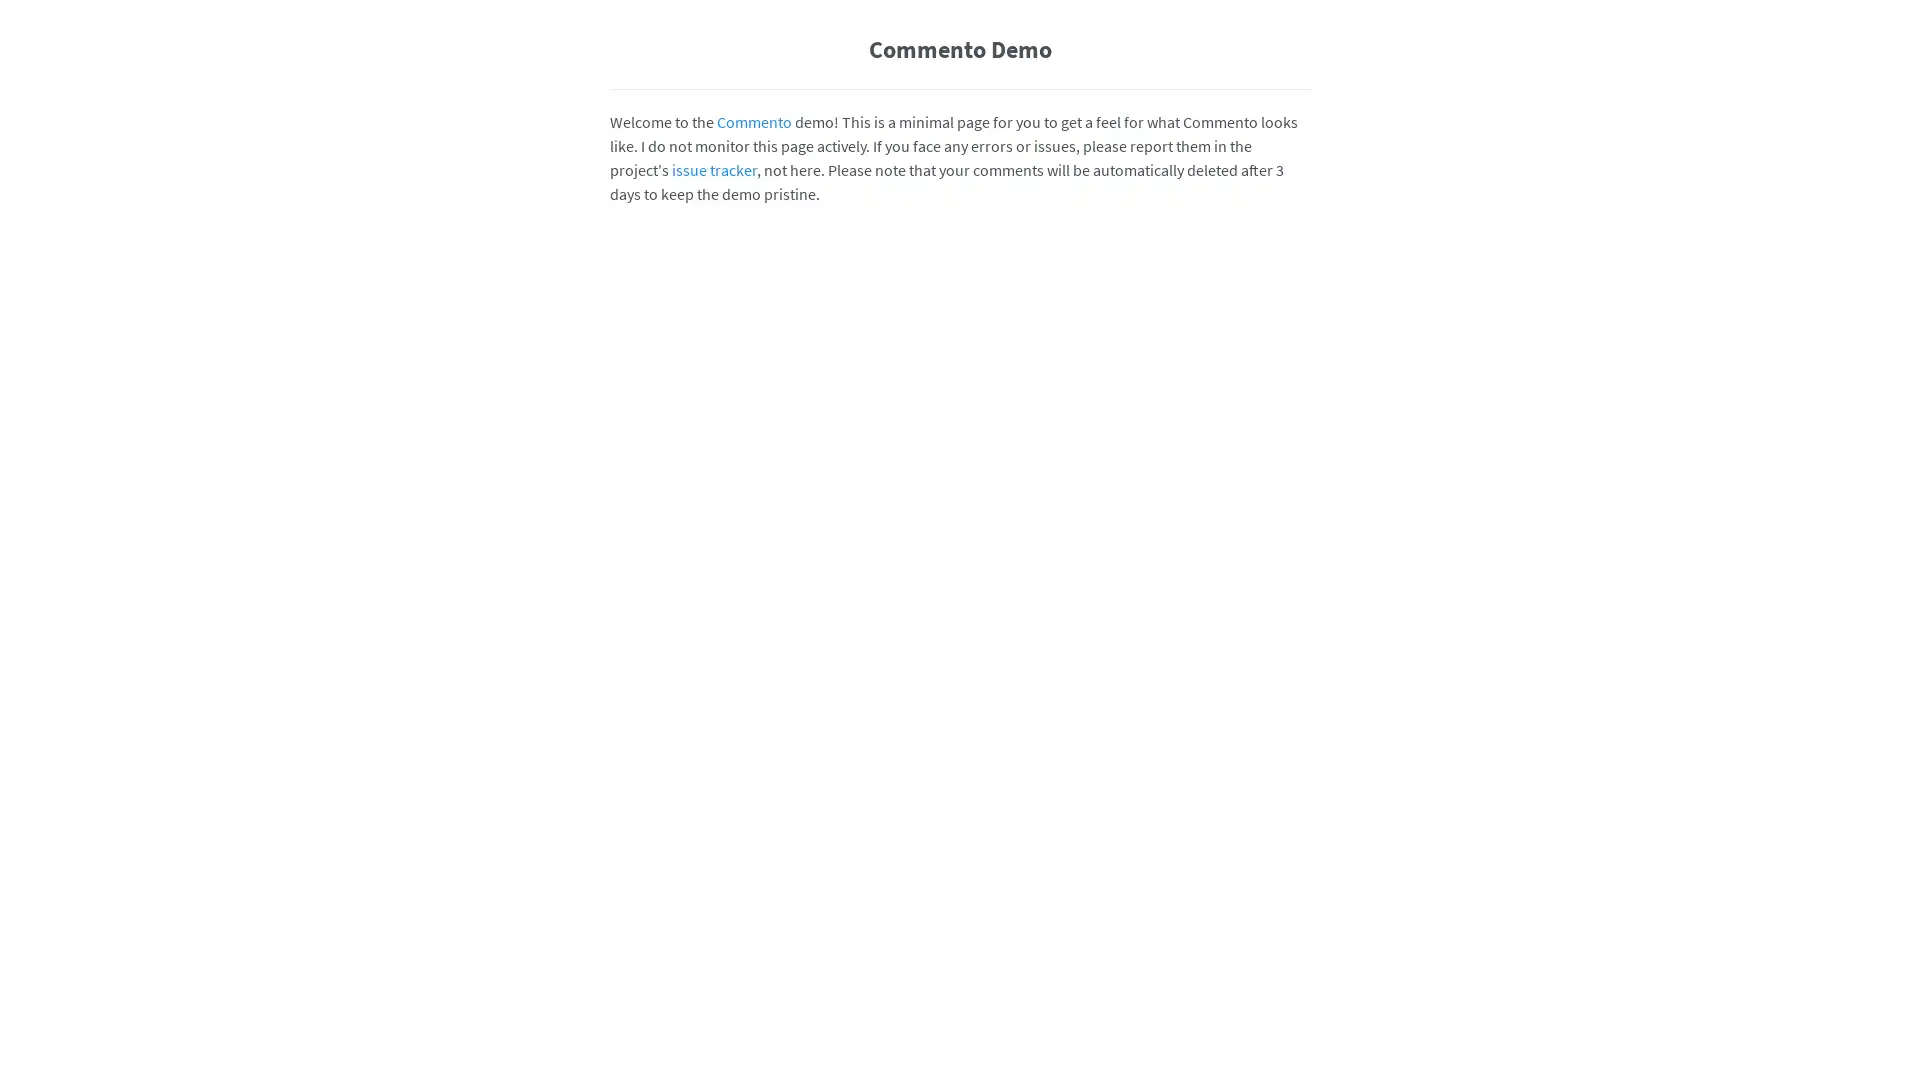 This screenshot has height=1080, width=1920. Describe the element at coordinates (1200, 824) in the screenshot. I see `Reply` at that location.